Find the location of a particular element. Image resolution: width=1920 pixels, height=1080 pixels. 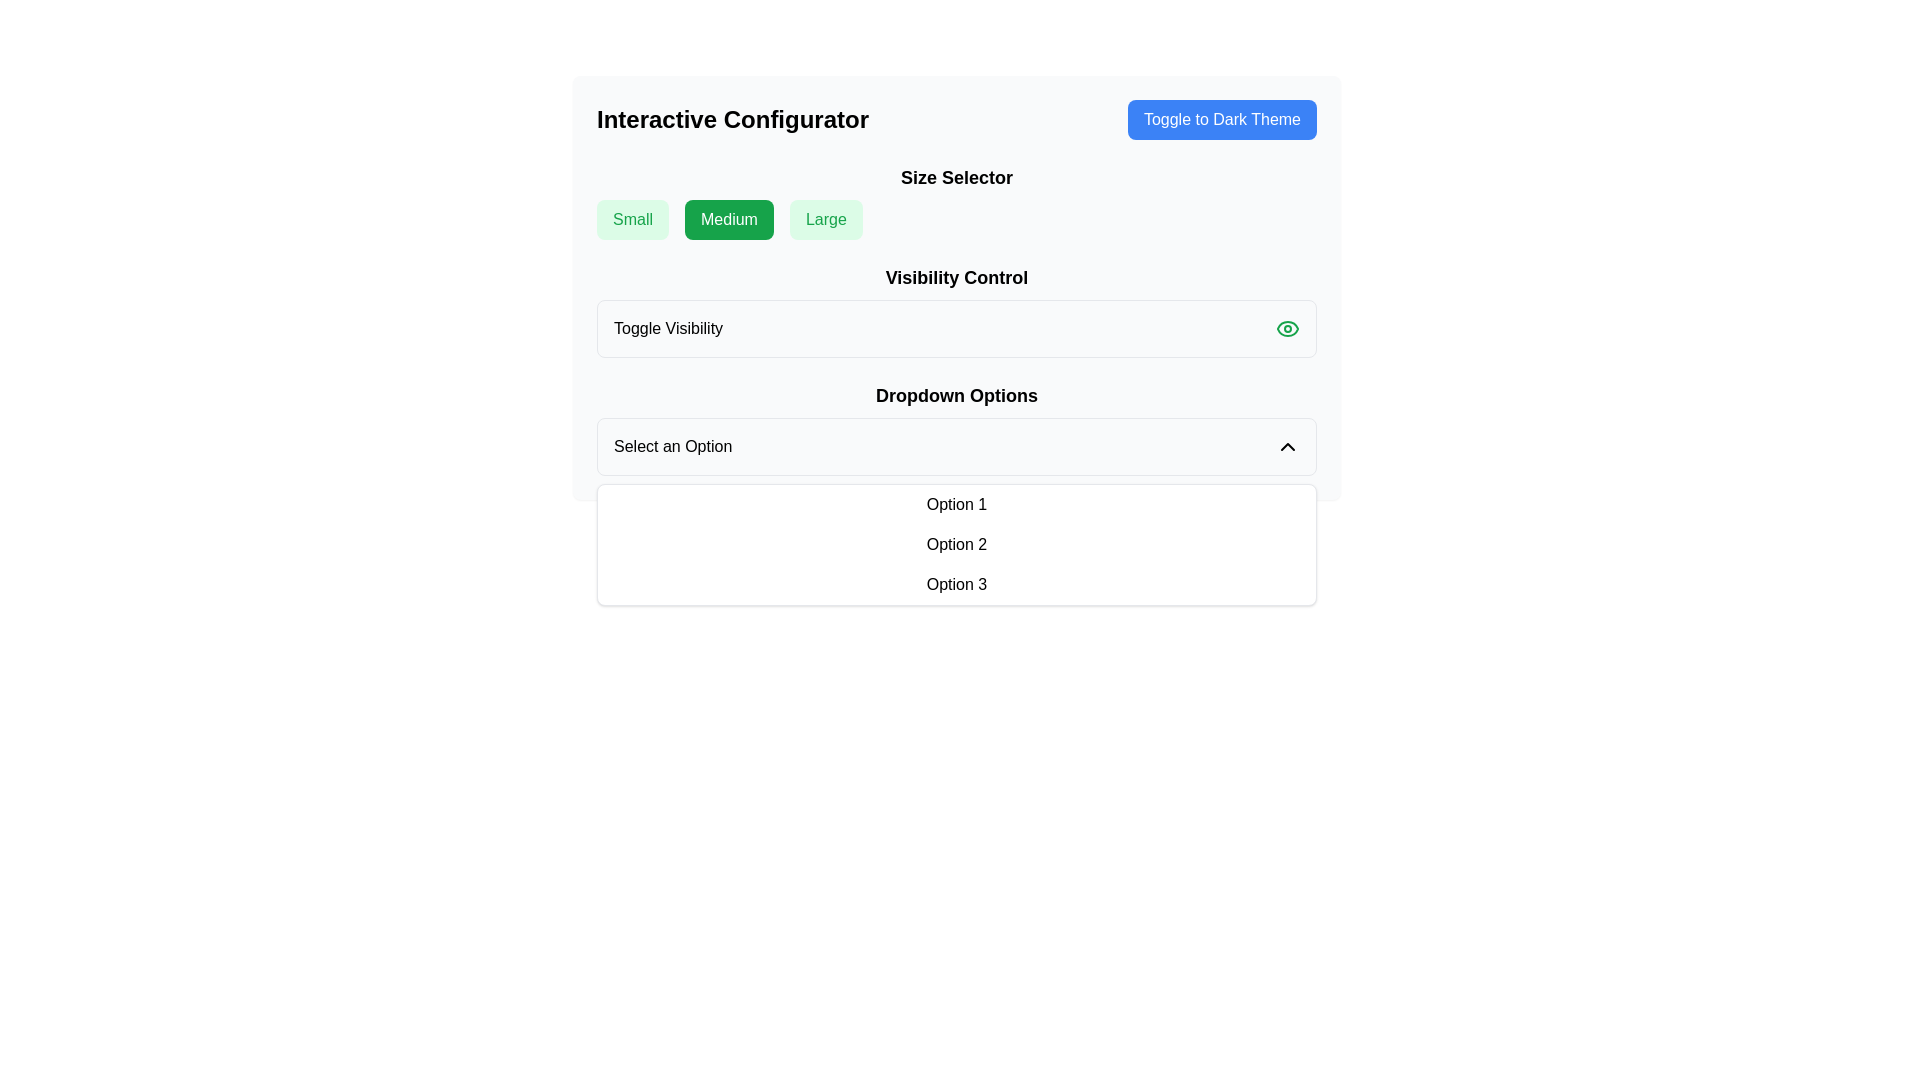

the visibility toggle icon located on the right side of the 'Toggle Visibility' section is located at coordinates (1287, 327).